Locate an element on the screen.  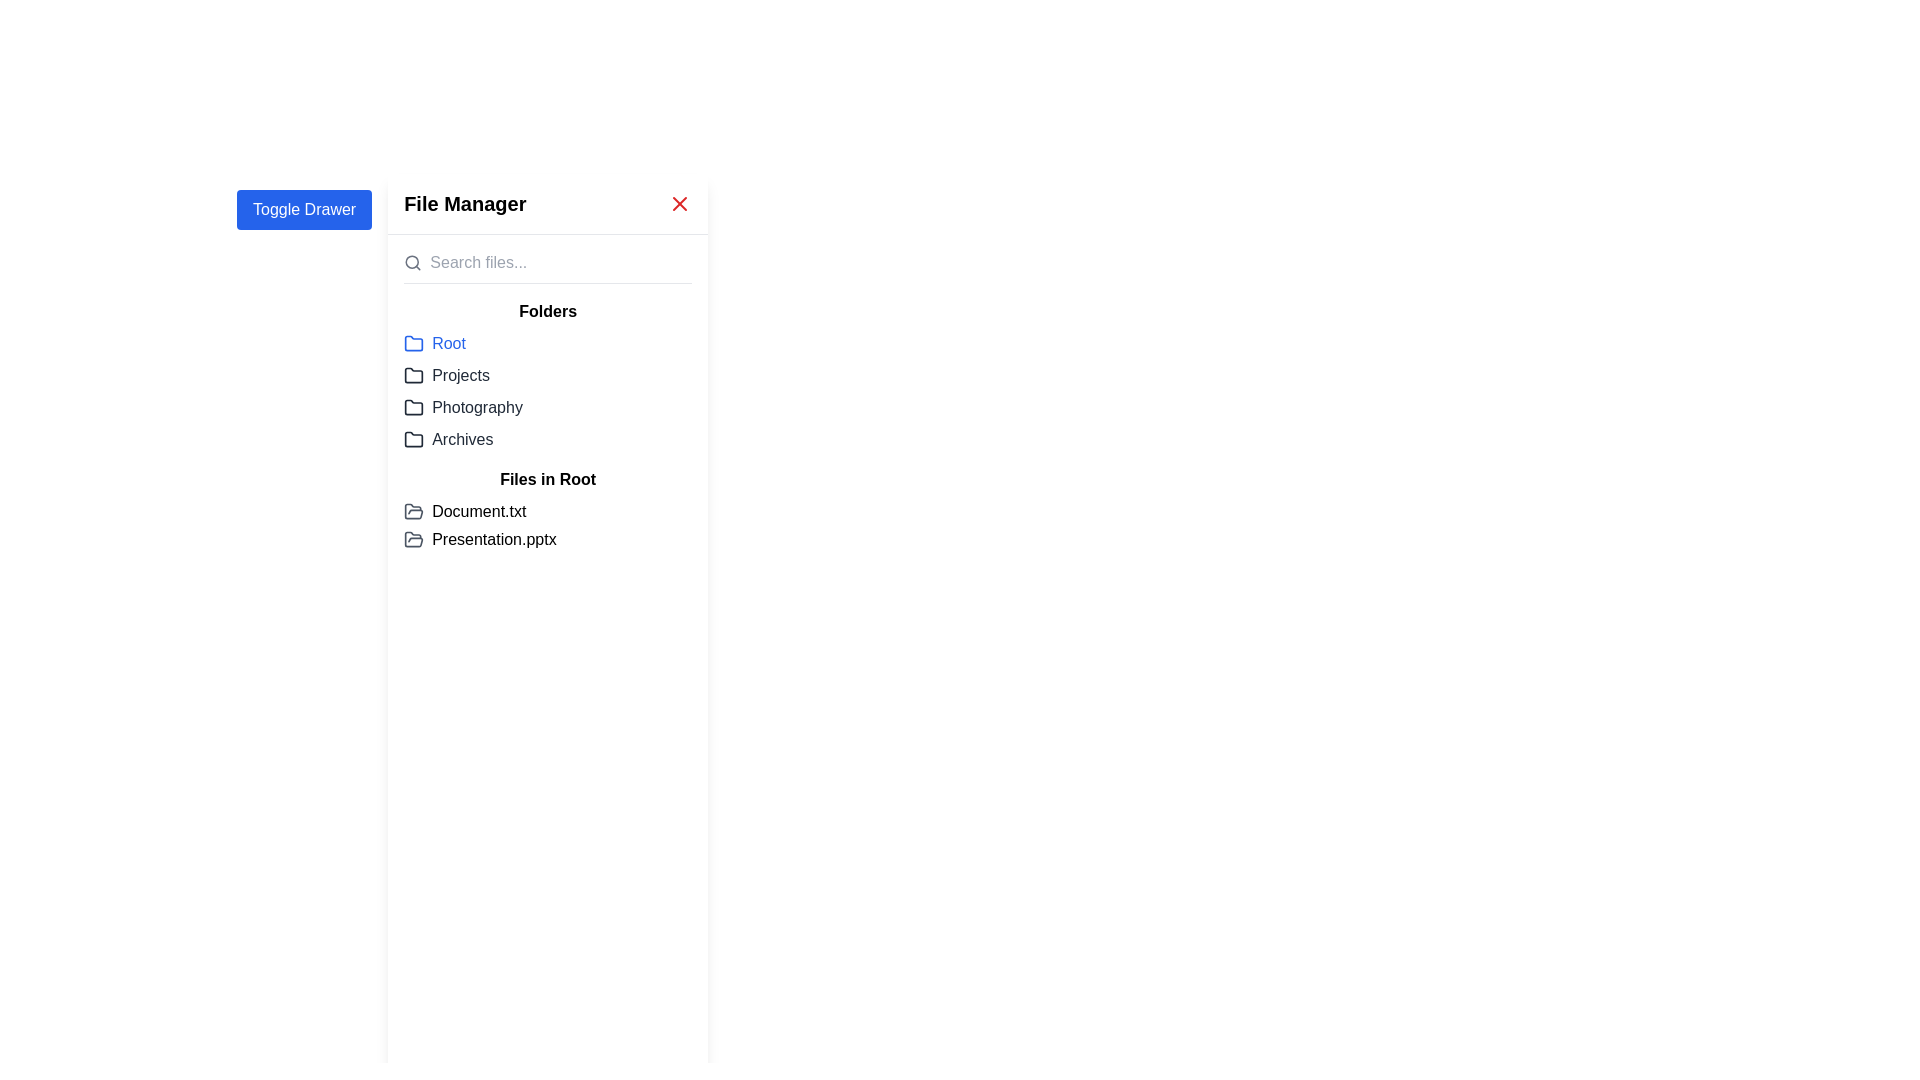
the folder icon associated with the document labeled 'Document.txt' in the 'Files in Root' section is located at coordinates (413, 511).